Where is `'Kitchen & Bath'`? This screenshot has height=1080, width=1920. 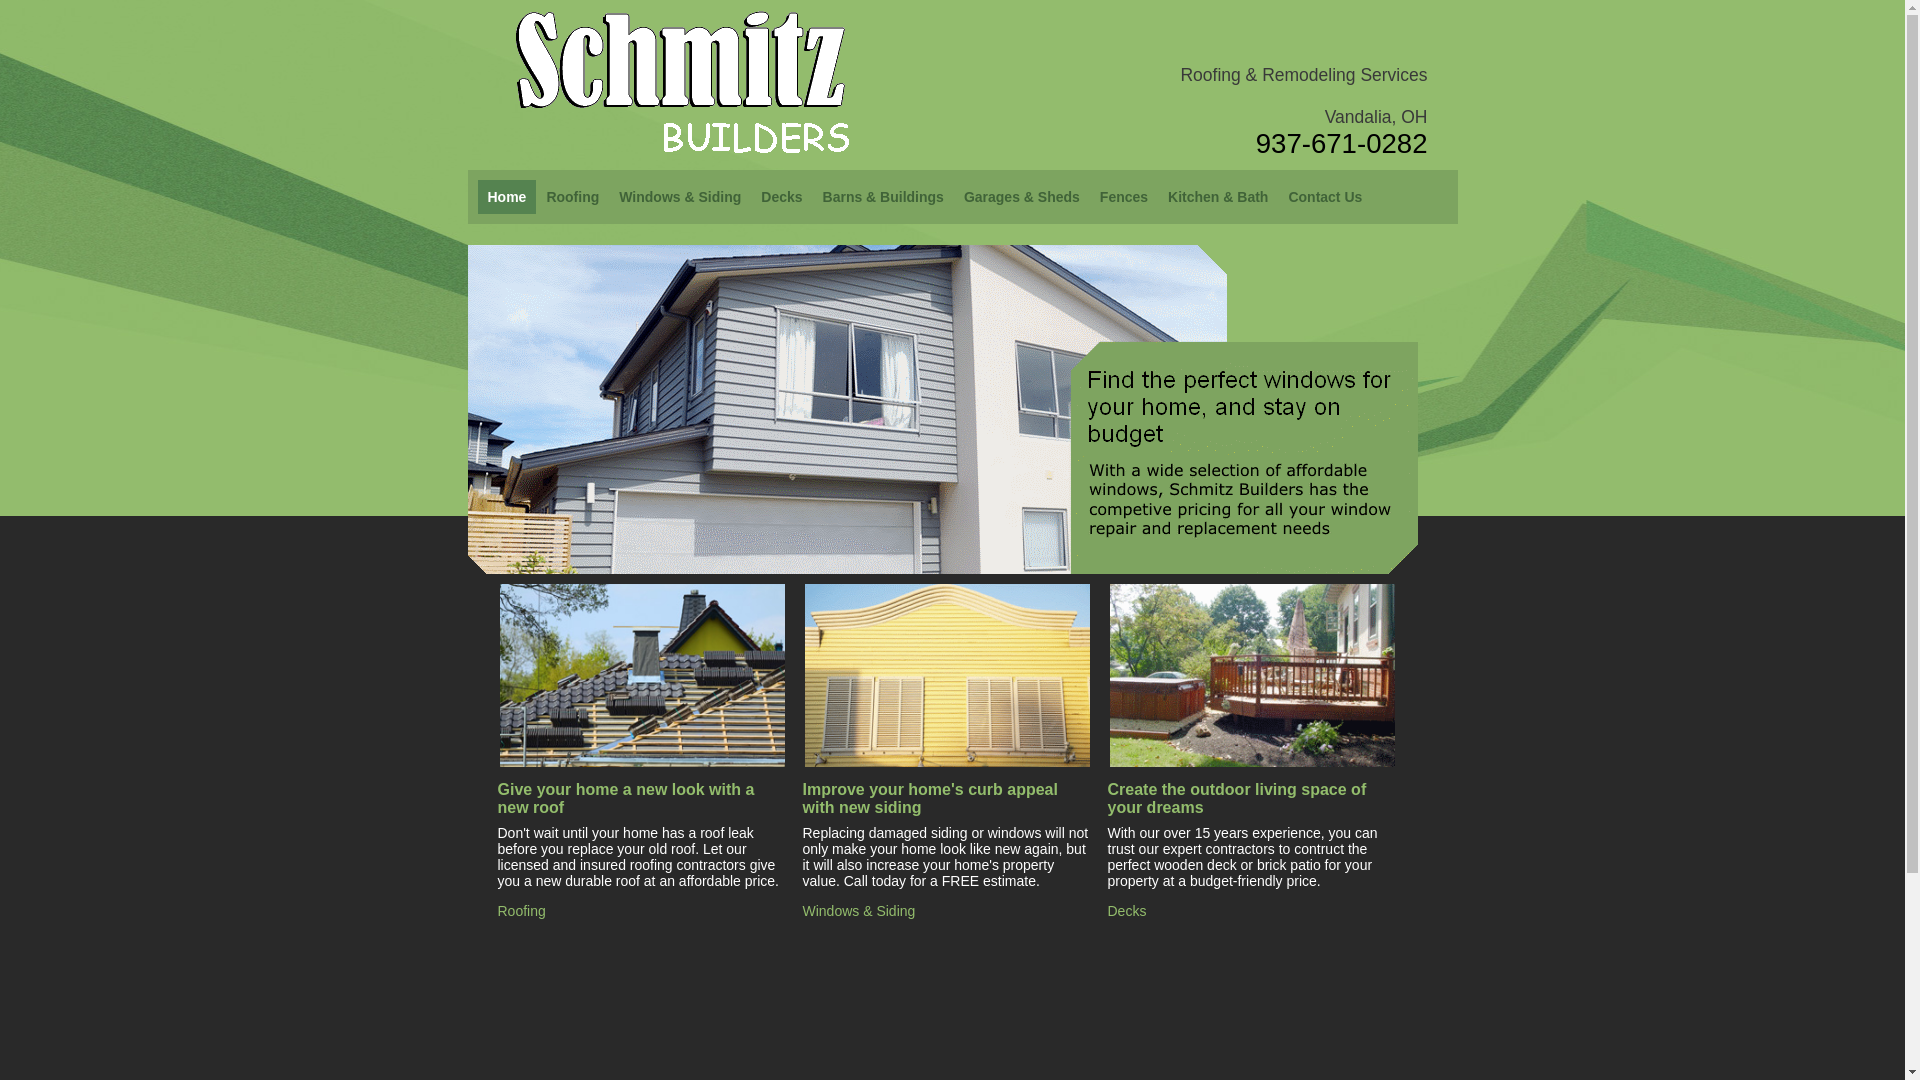 'Kitchen & Bath' is located at coordinates (1217, 196).